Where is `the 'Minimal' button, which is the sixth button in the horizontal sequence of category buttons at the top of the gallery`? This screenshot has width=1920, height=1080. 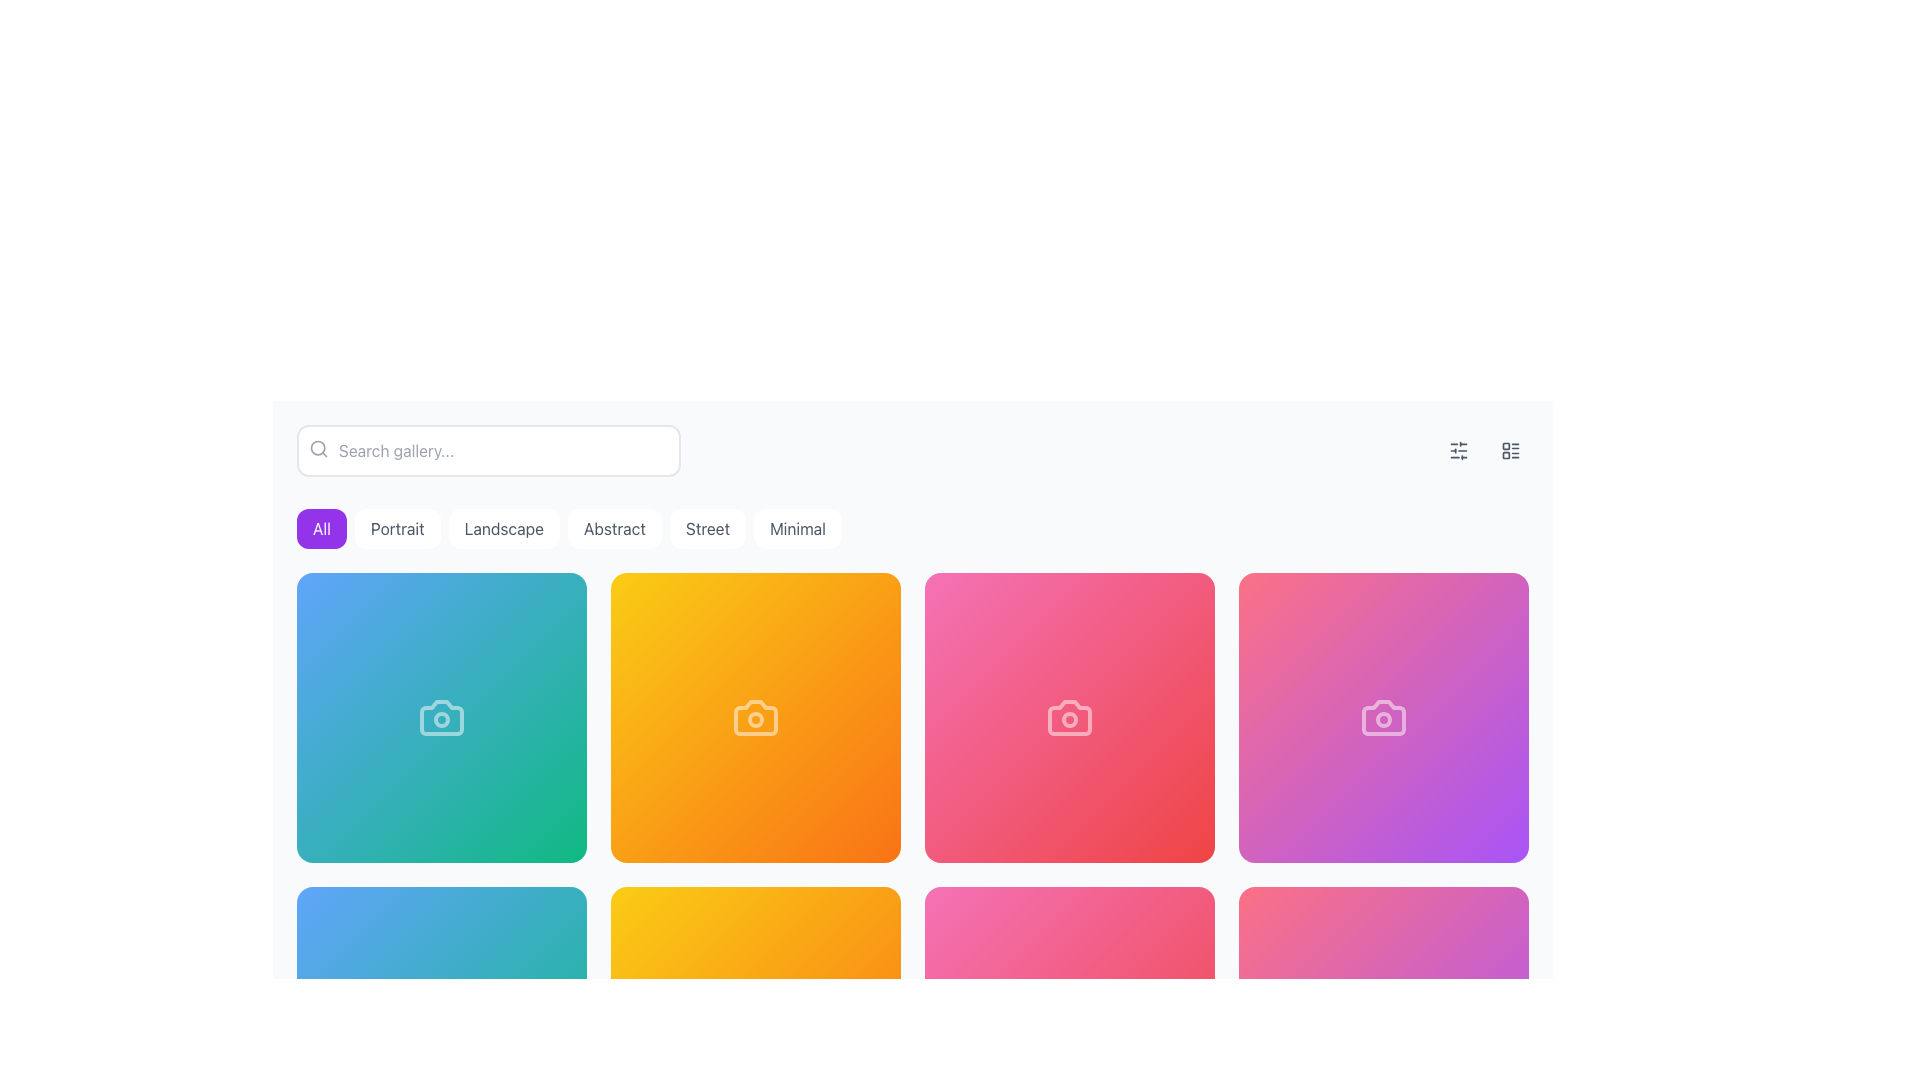
the 'Minimal' button, which is the sixth button in the horizontal sequence of category buttons at the top of the gallery is located at coordinates (796, 527).